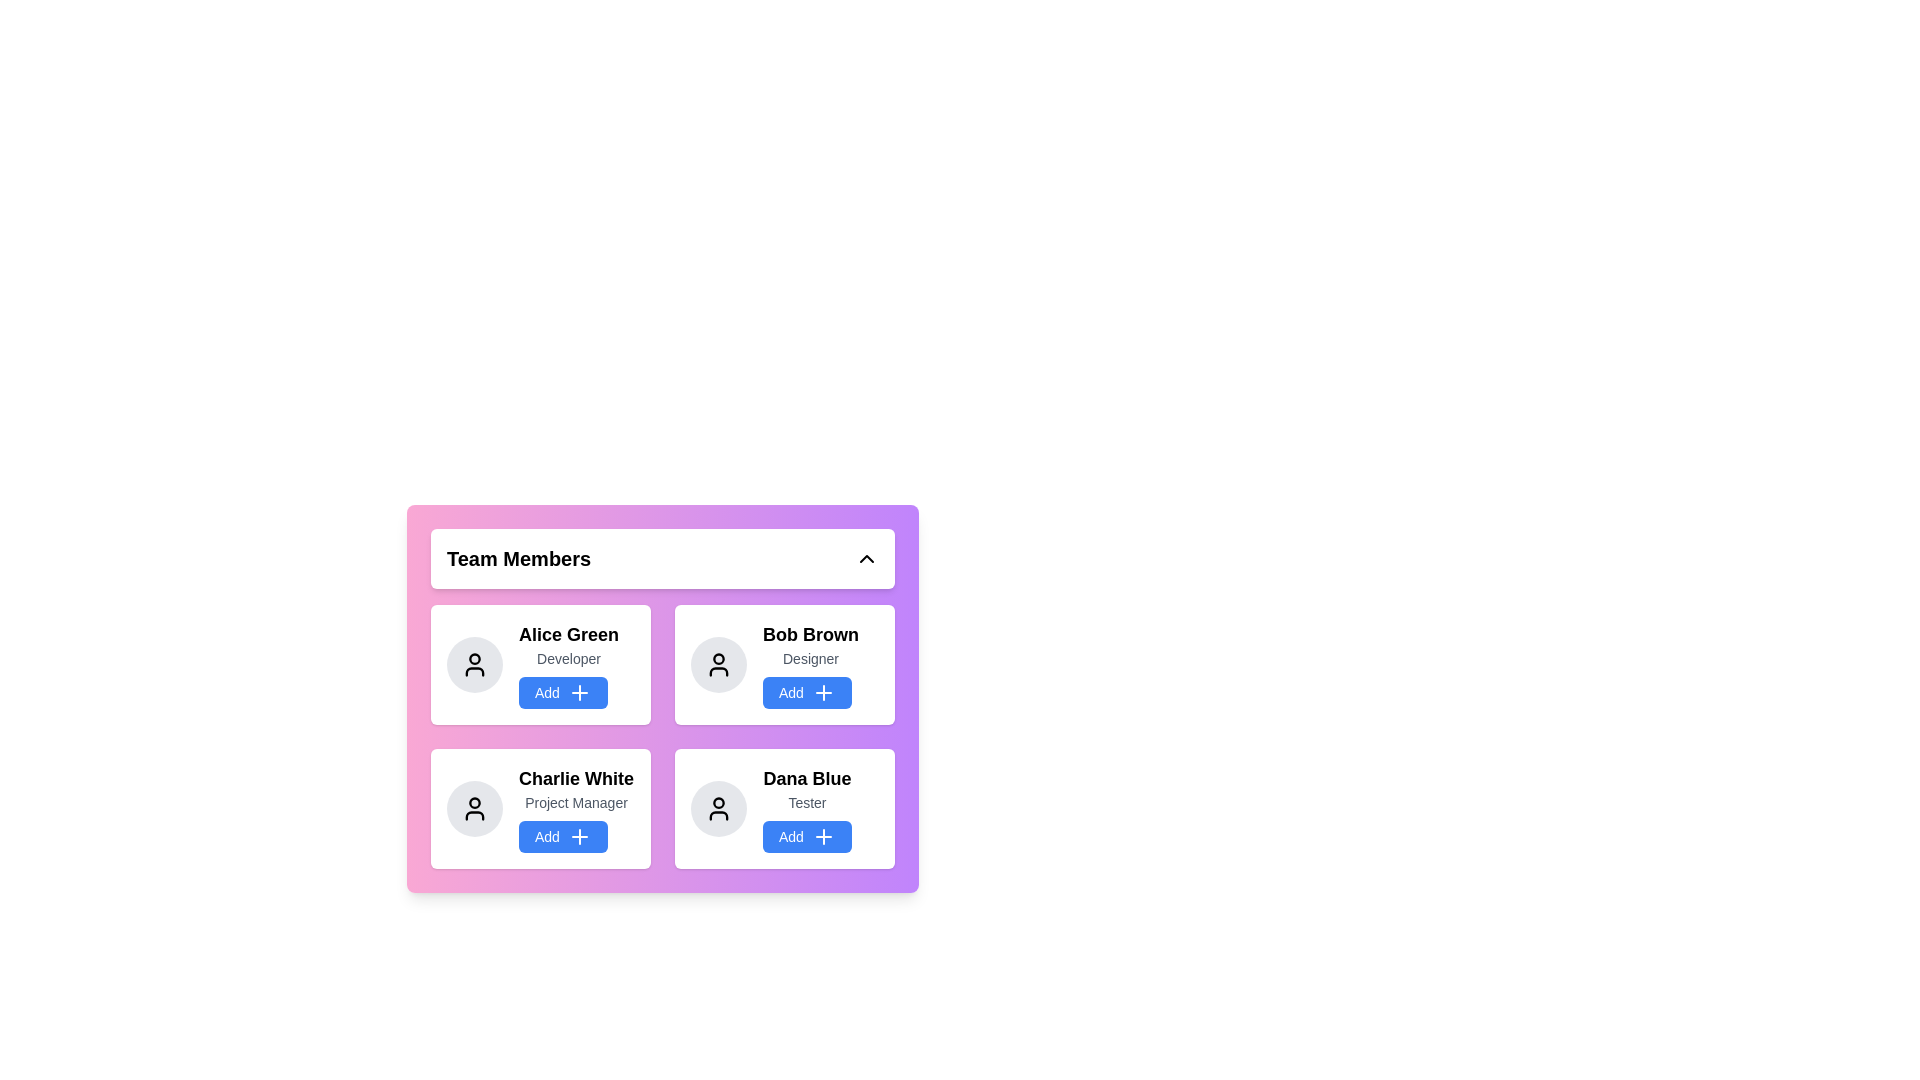  What do you see at coordinates (474, 801) in the screenshot?
I see `the user profile icon representing Charlie White, which is centrally aligned within a circular avatar icon in the bottom-left section of the Team Members interface` at bounding box center [474, 801].